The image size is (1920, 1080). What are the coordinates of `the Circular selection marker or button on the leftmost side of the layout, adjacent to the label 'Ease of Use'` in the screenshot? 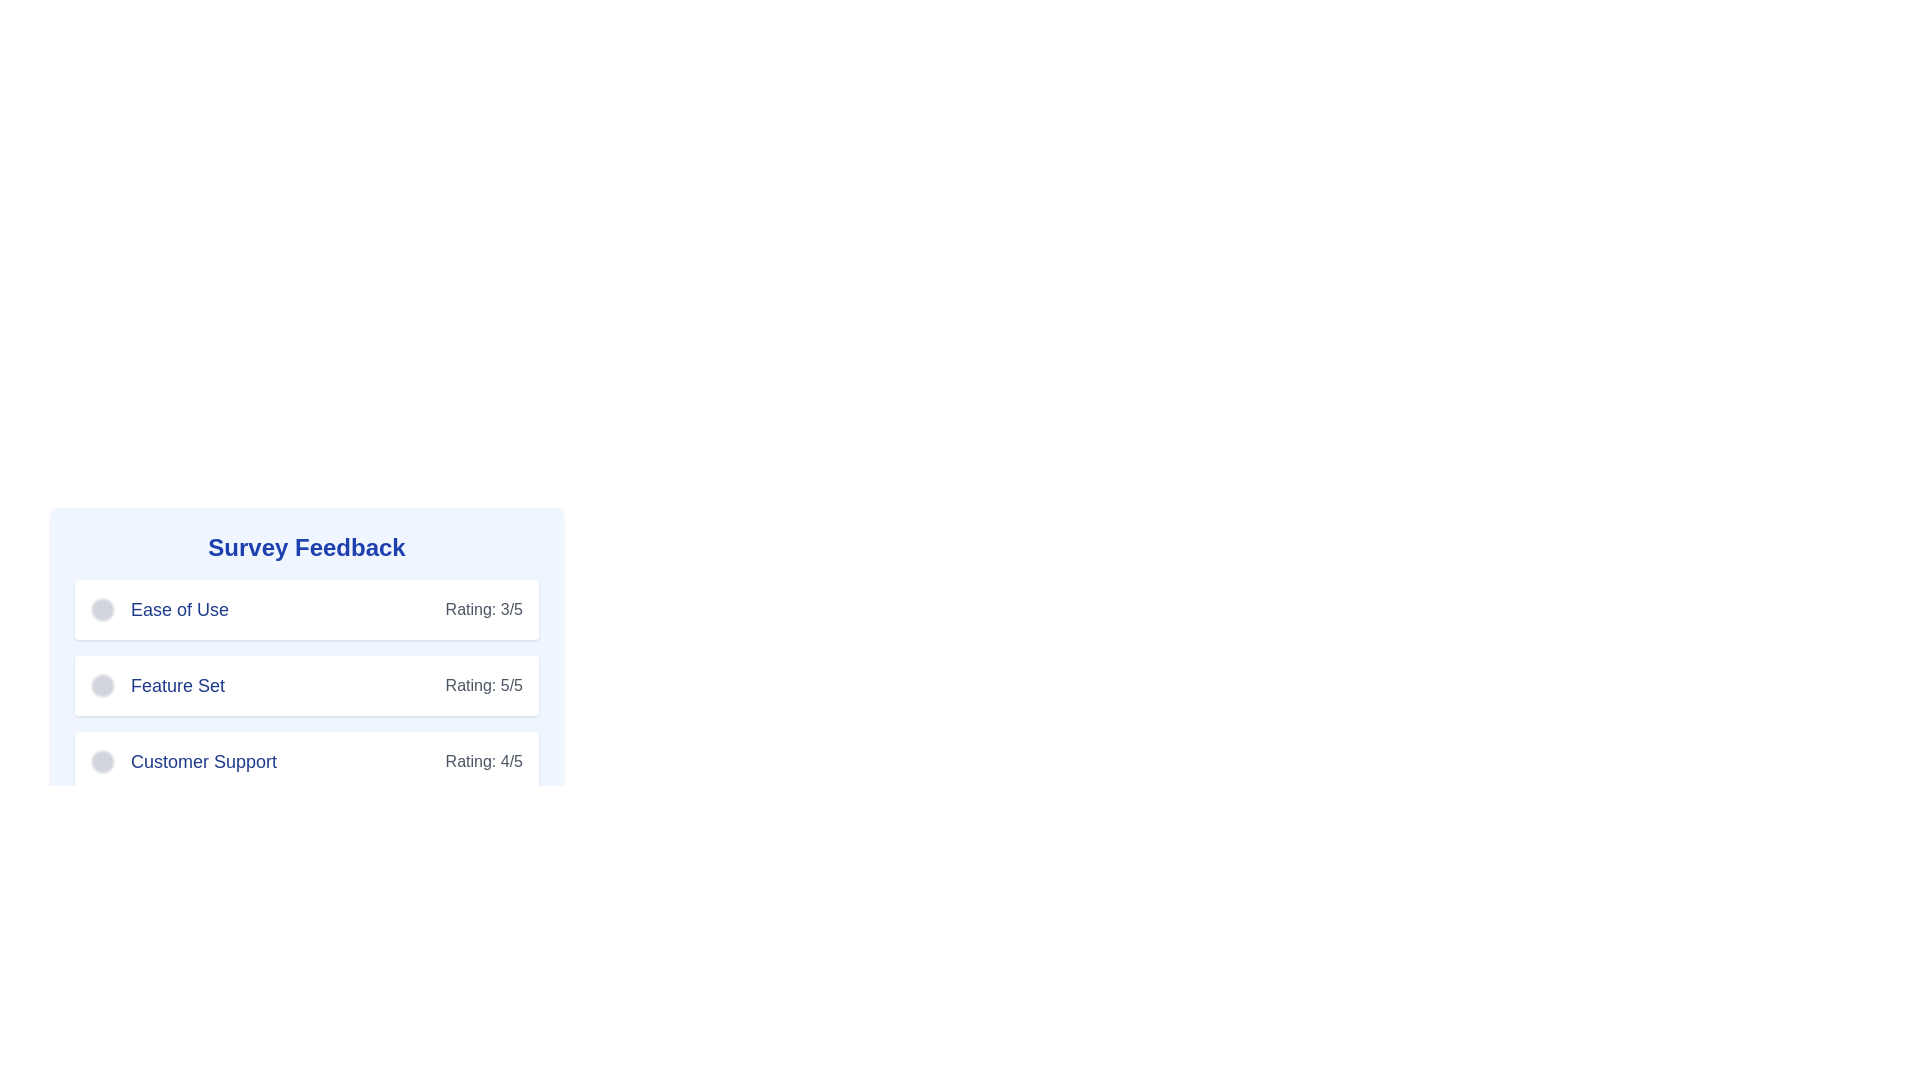 It's located at (101, 608).